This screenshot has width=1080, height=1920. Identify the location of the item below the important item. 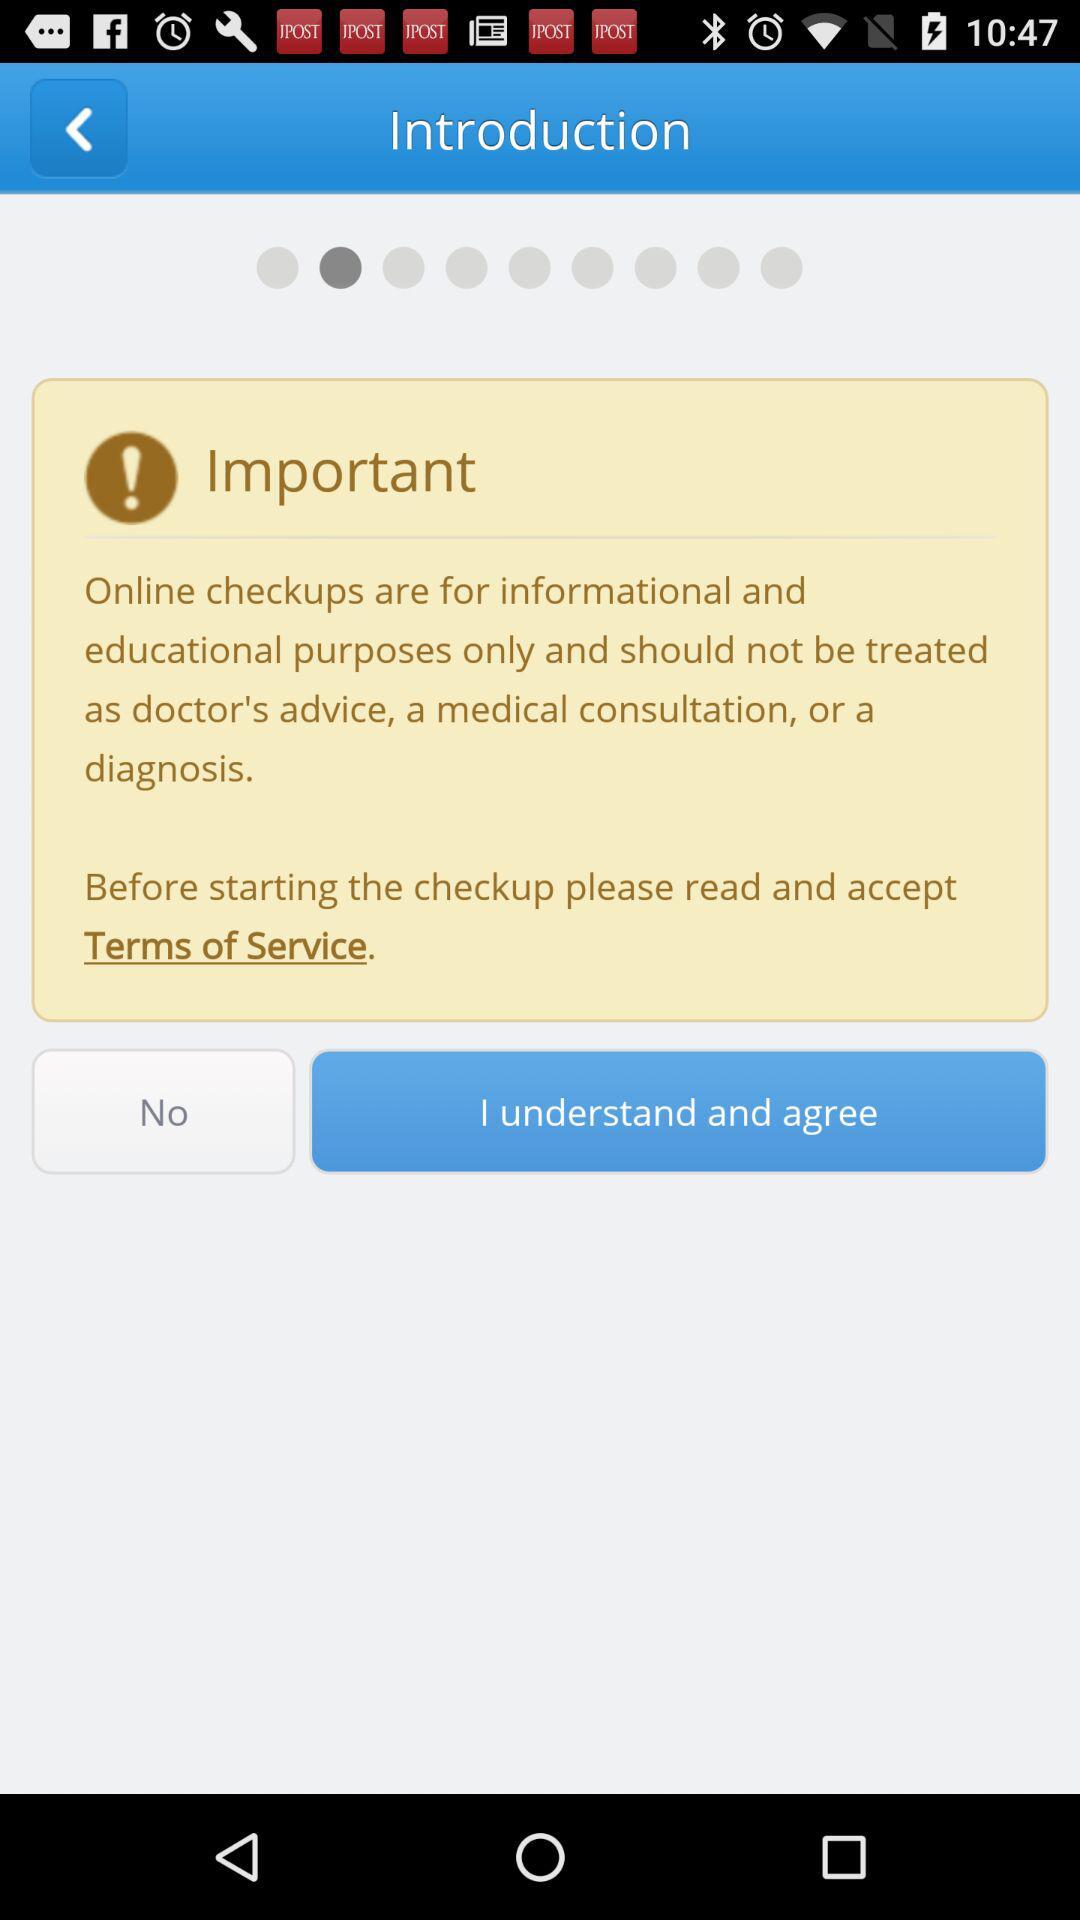
(540, 766).